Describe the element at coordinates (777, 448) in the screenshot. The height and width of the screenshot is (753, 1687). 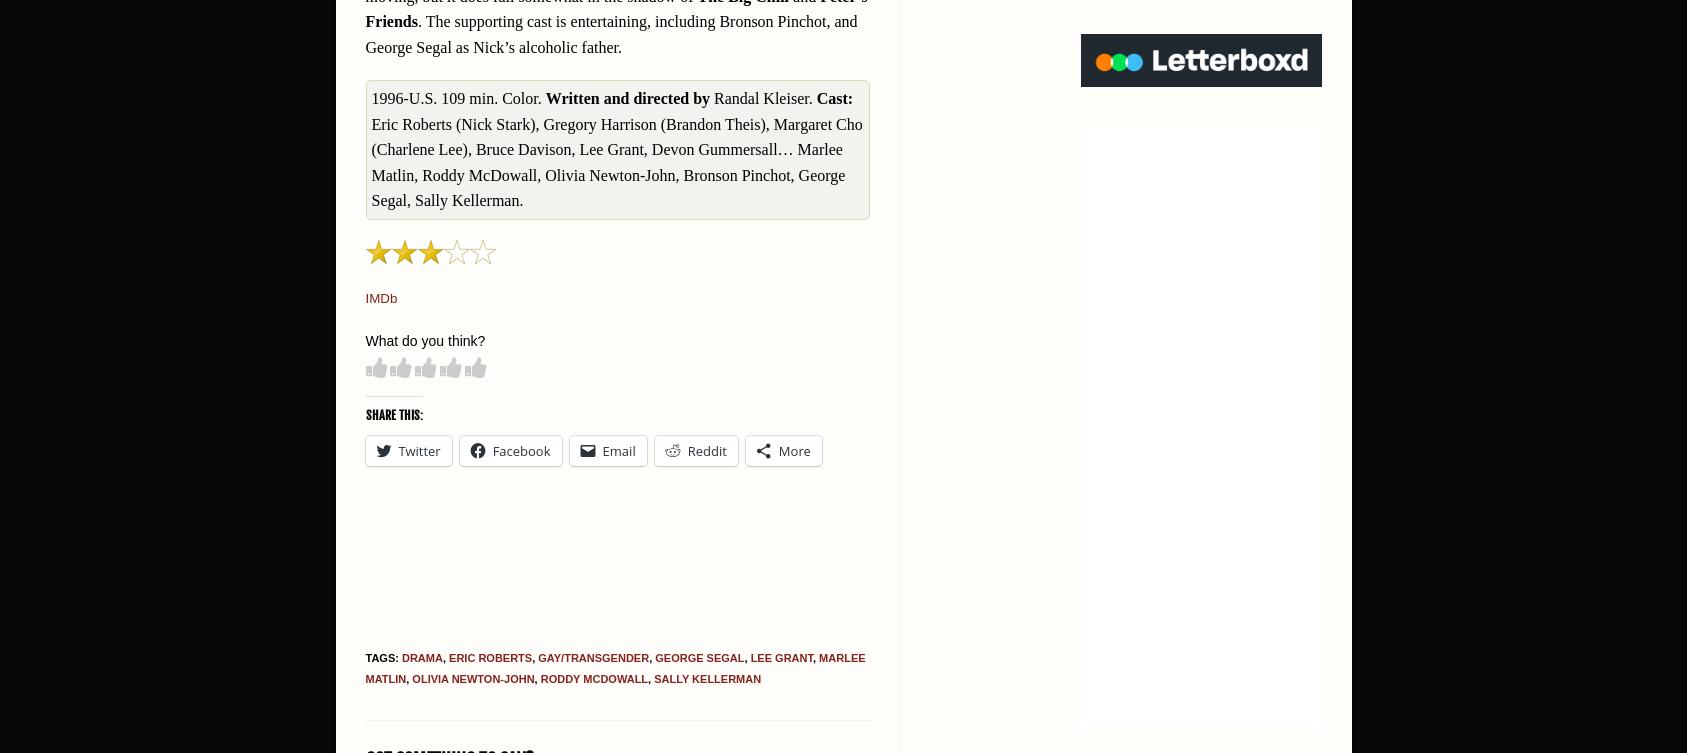
I see `'More'` at that location.